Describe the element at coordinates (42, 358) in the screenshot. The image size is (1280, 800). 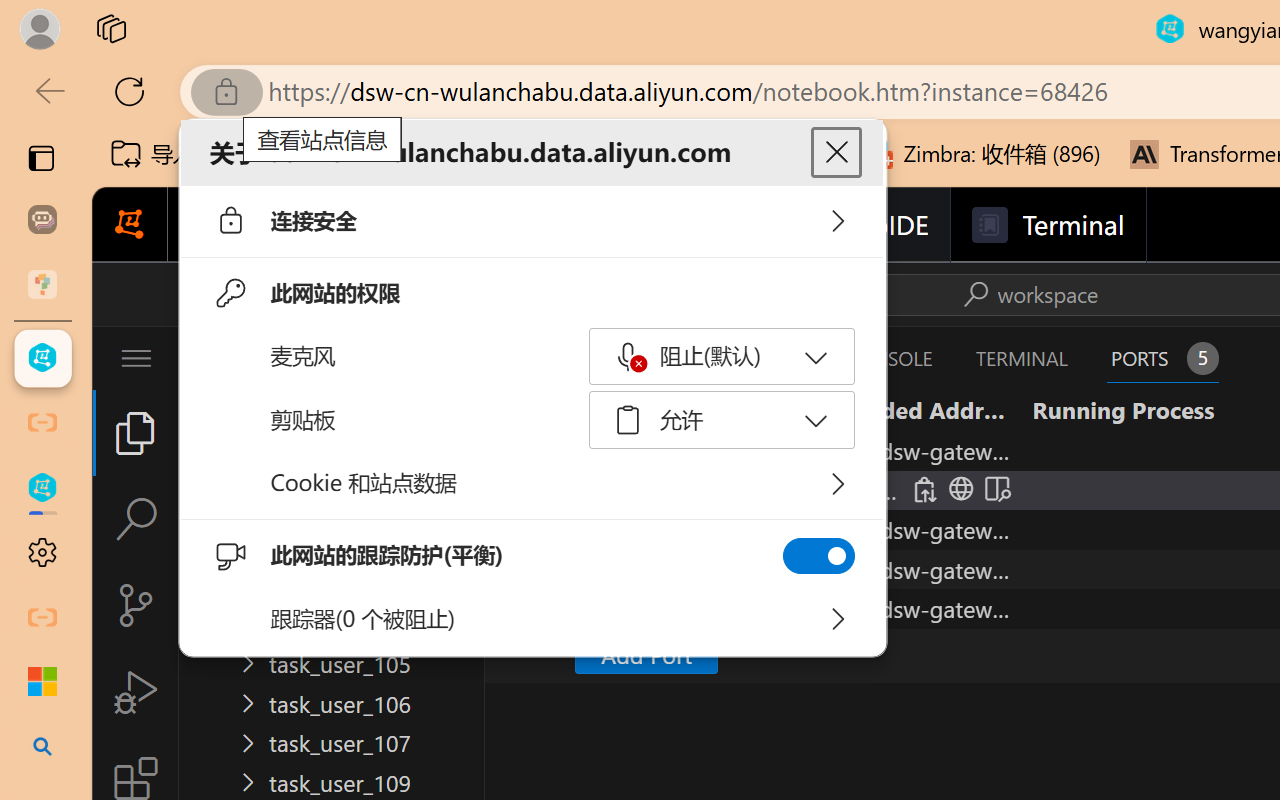
I see `'wangyian_dsw - DSW'` at that location.